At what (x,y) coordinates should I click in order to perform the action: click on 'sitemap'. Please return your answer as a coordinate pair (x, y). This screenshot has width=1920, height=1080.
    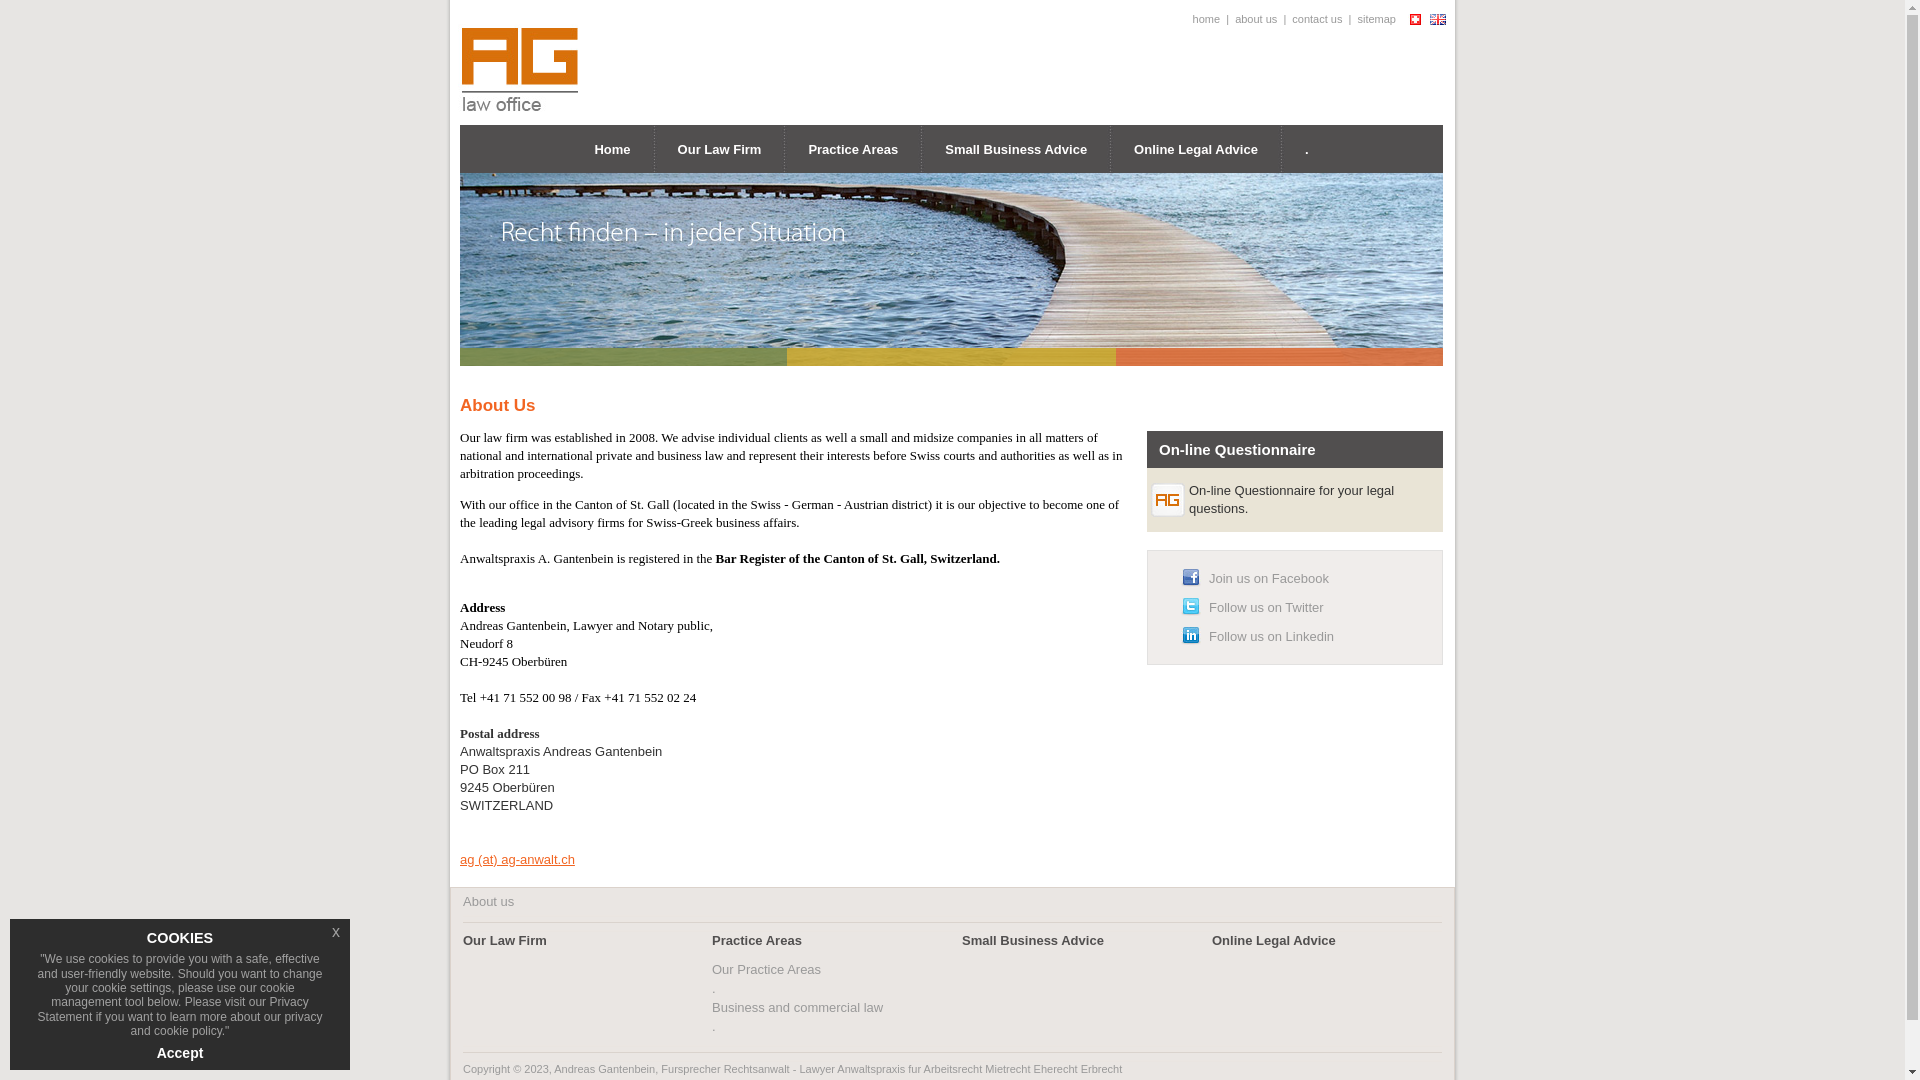
    Looking at the image, I should click on (1375, 19).